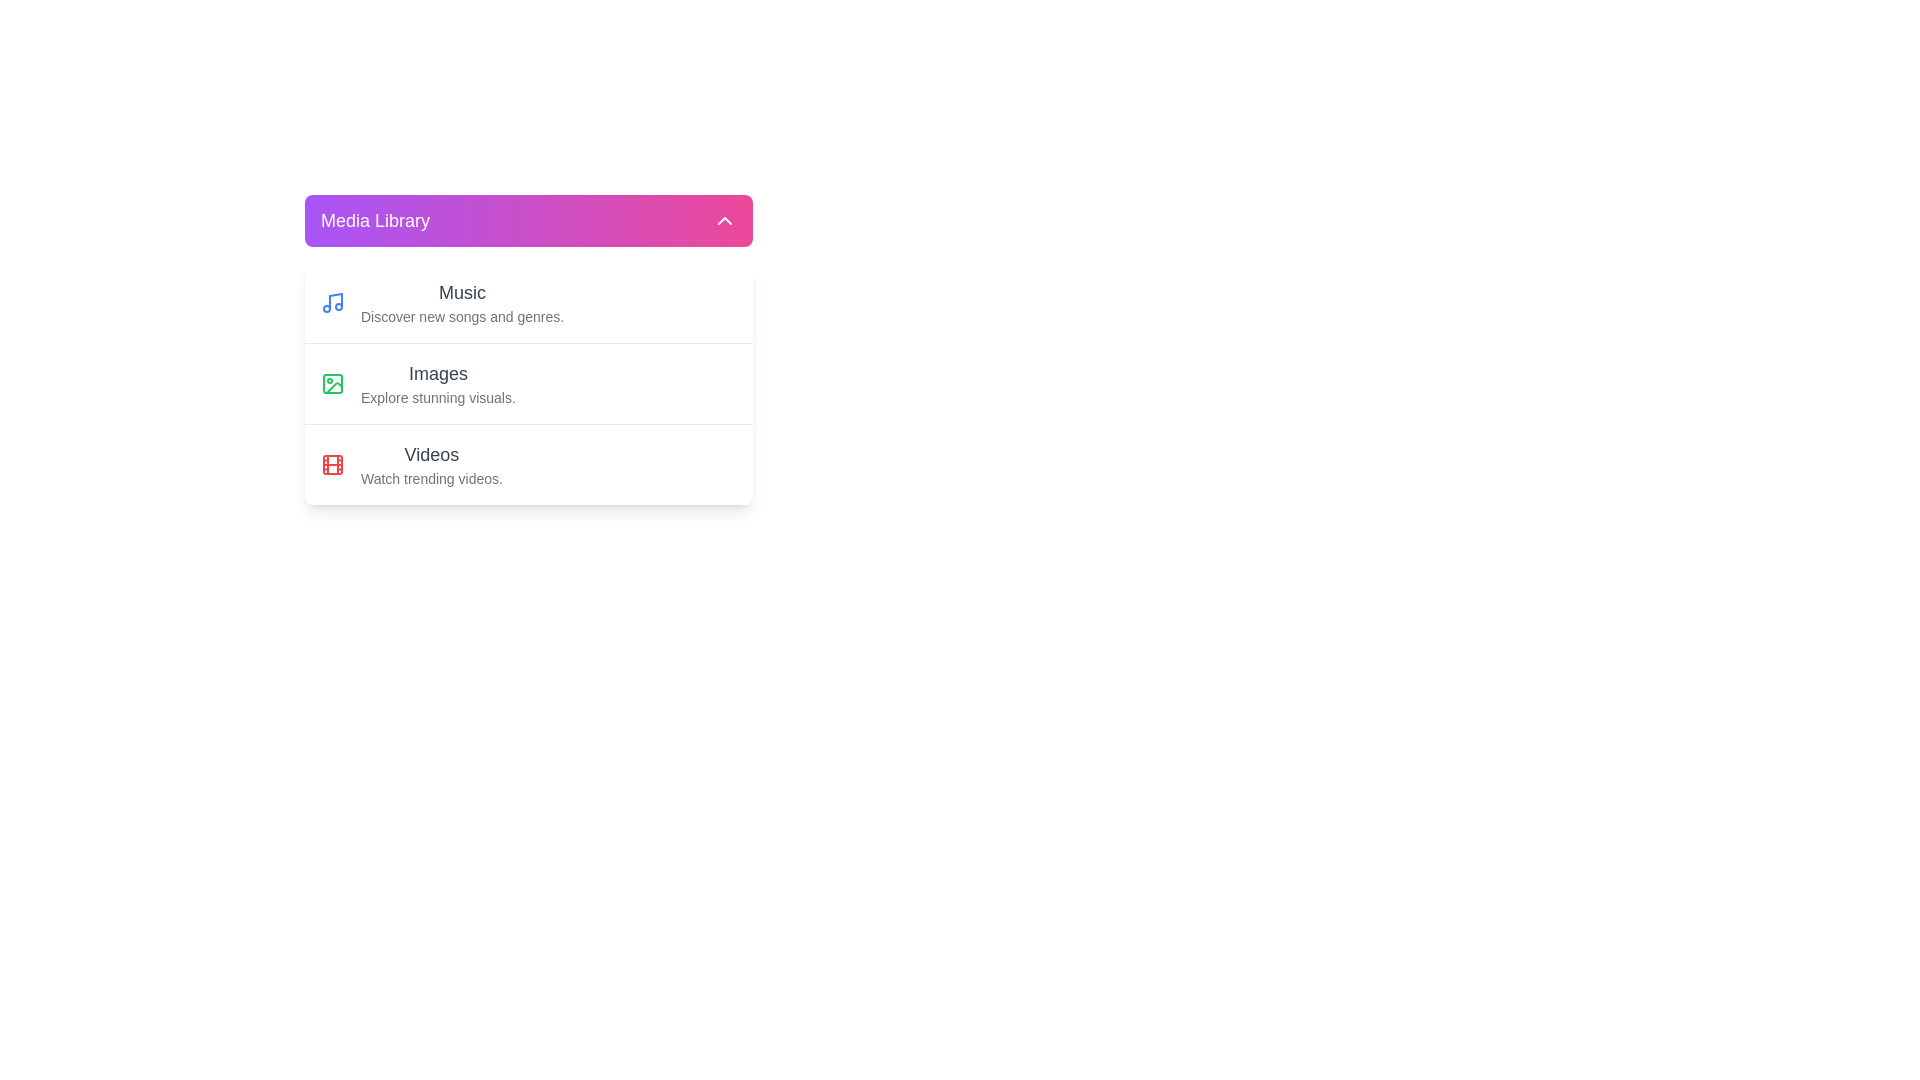 This screenshot has height=1080, width=1920. I want to click on the 'Images' text block, which features a bold heading and a subheading, located in the 'Media Library' section between 'Music' and 'Videos', so click(437, 384).